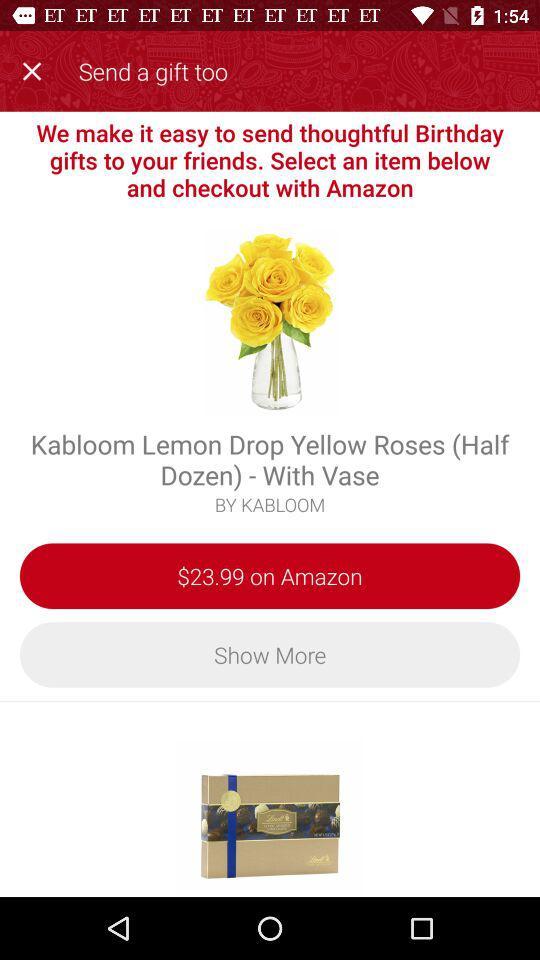 The image size is (540, 960). I want to click on the icon above the show more item, so click(270, 576).